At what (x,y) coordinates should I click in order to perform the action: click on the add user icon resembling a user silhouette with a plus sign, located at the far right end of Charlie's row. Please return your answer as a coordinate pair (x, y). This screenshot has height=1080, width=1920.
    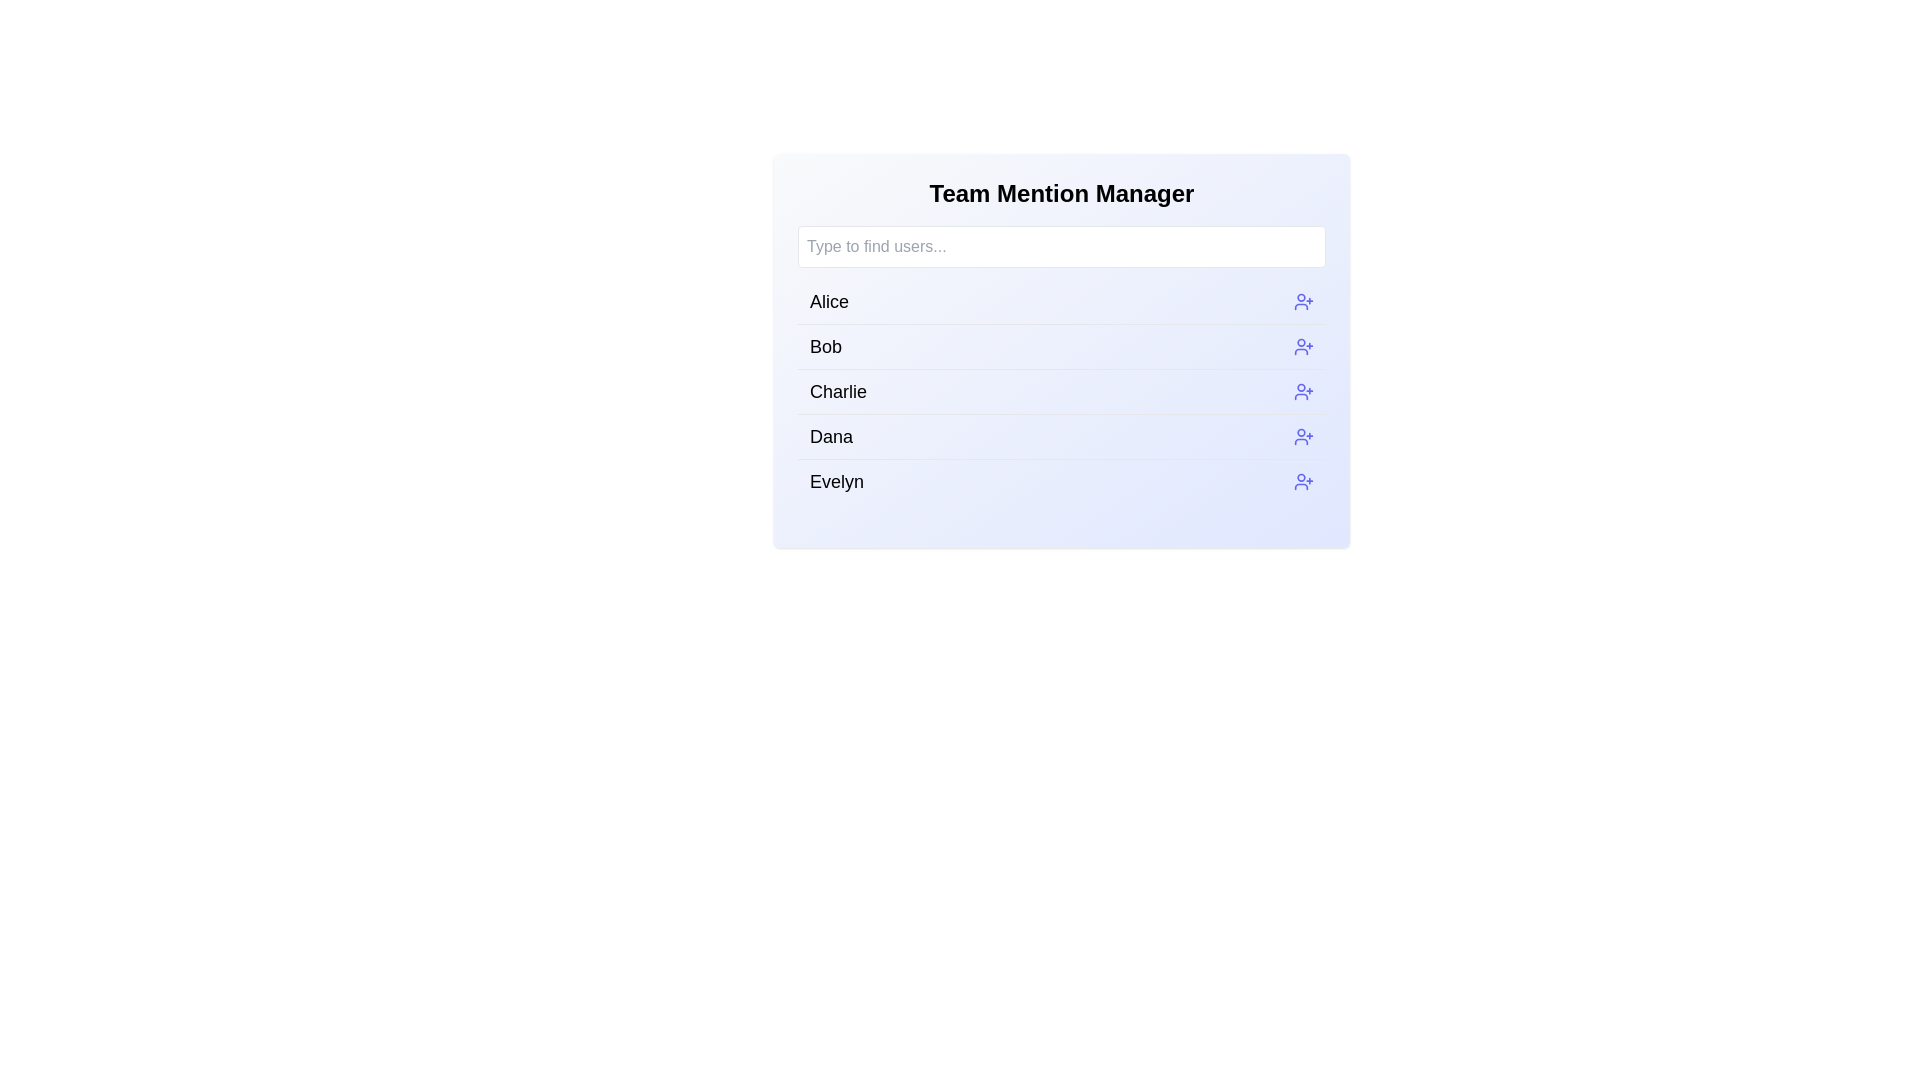
    Looking at the image, I should click on (1304, 392).